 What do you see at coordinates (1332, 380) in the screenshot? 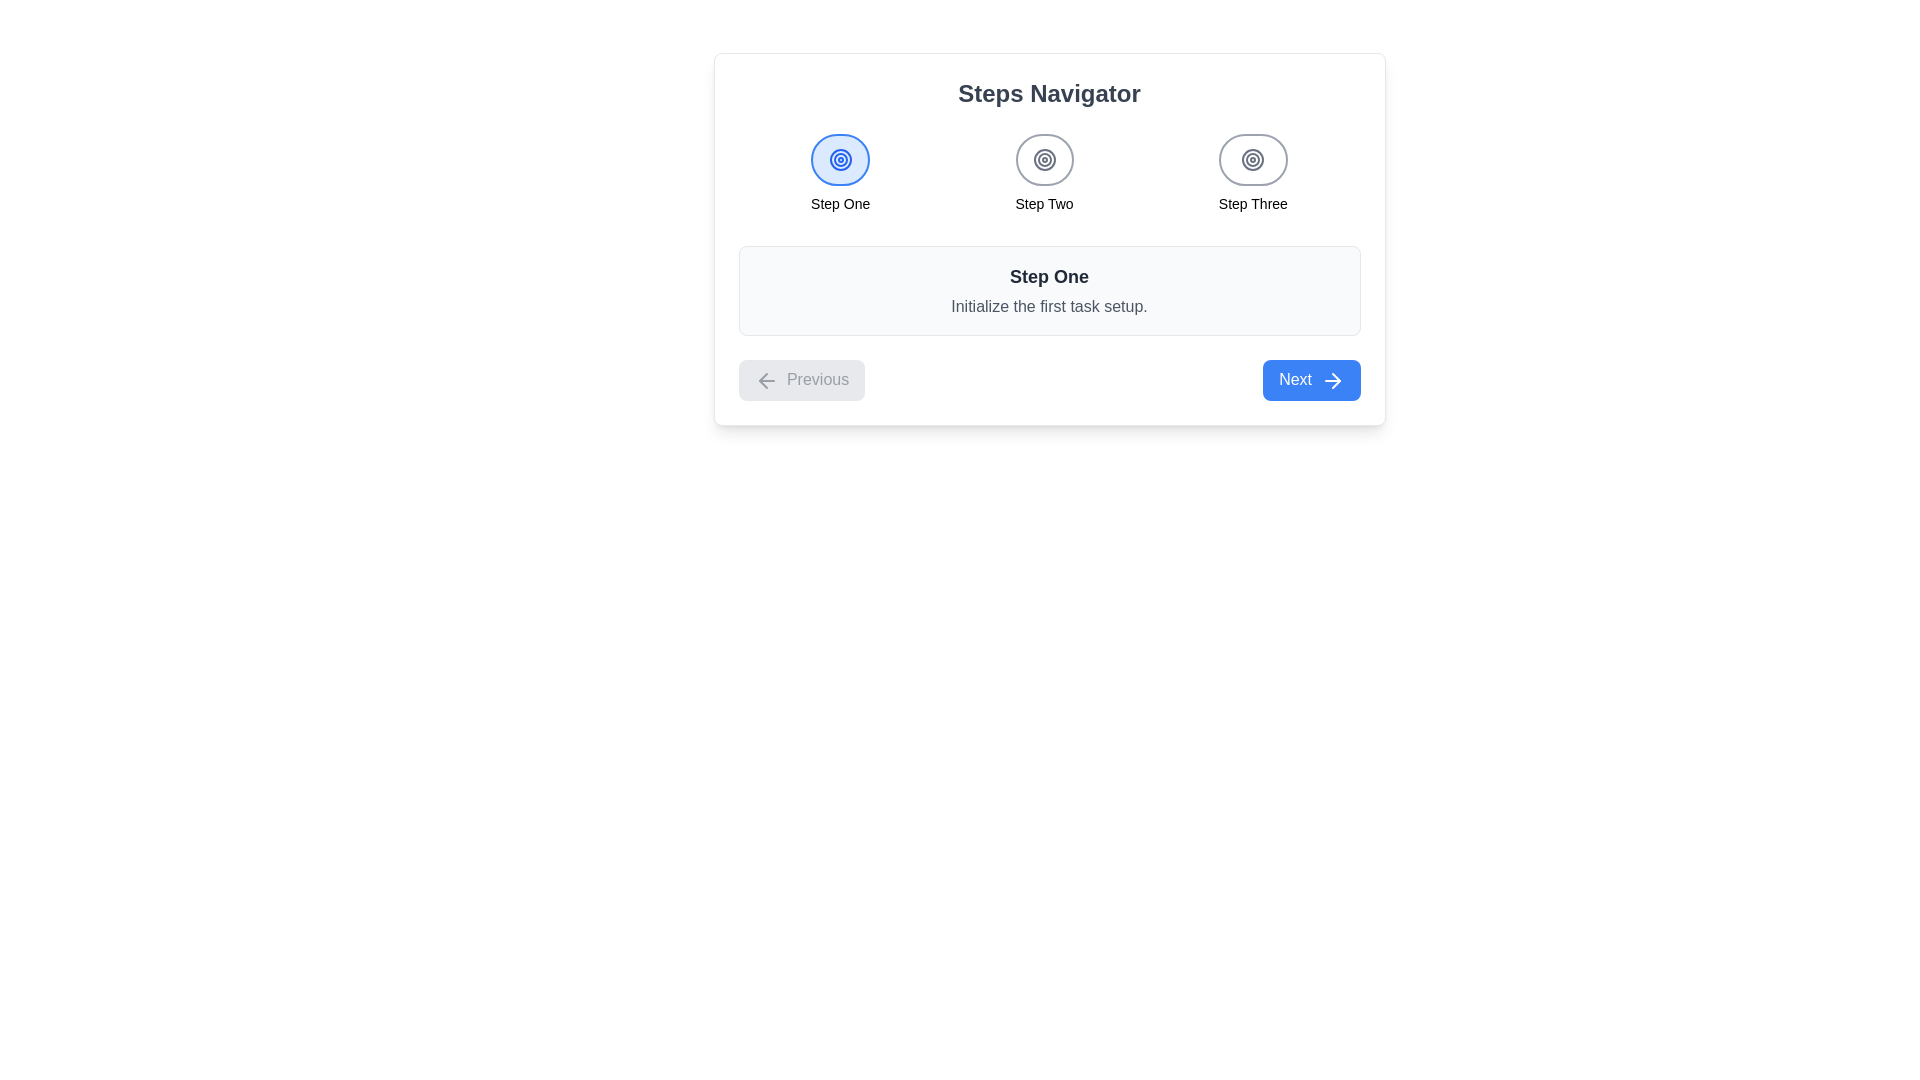
I see `the right-pointing arrow icon located to the right of the 'Next' button at the bottom-right corner of the interface` at bounding box center [1332, 380].